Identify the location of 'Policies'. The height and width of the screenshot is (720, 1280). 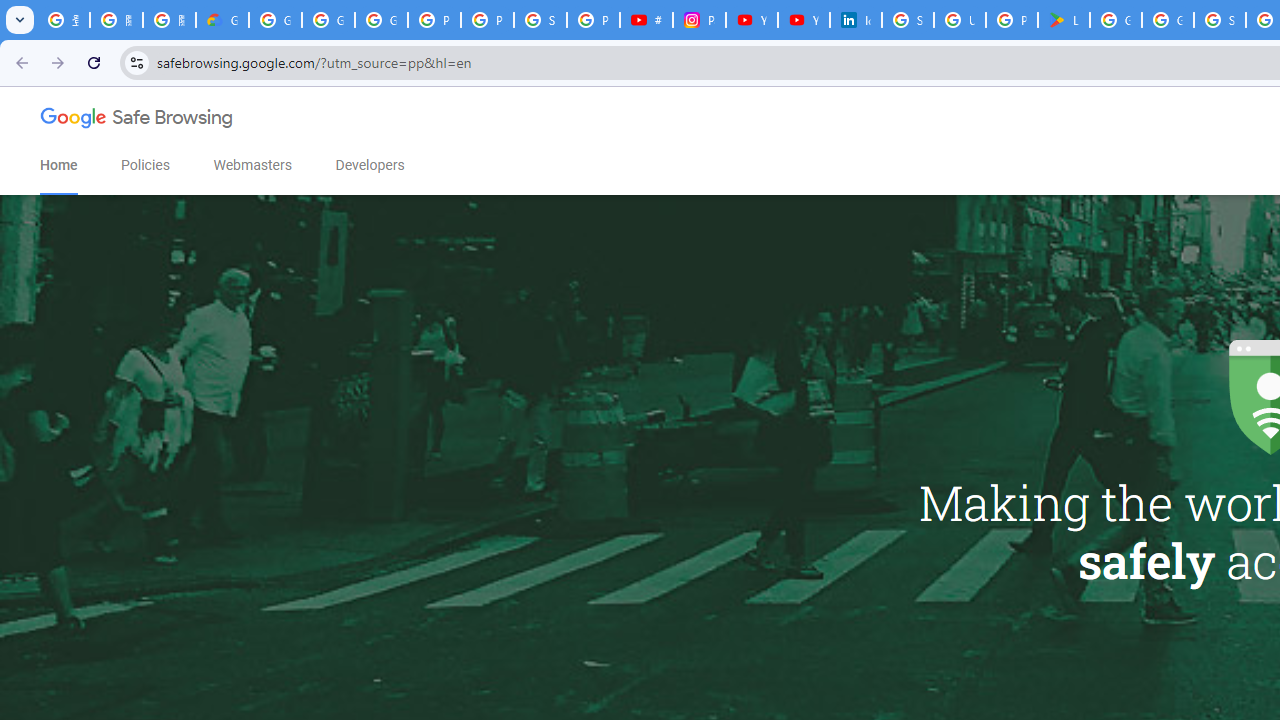
(144, 164).